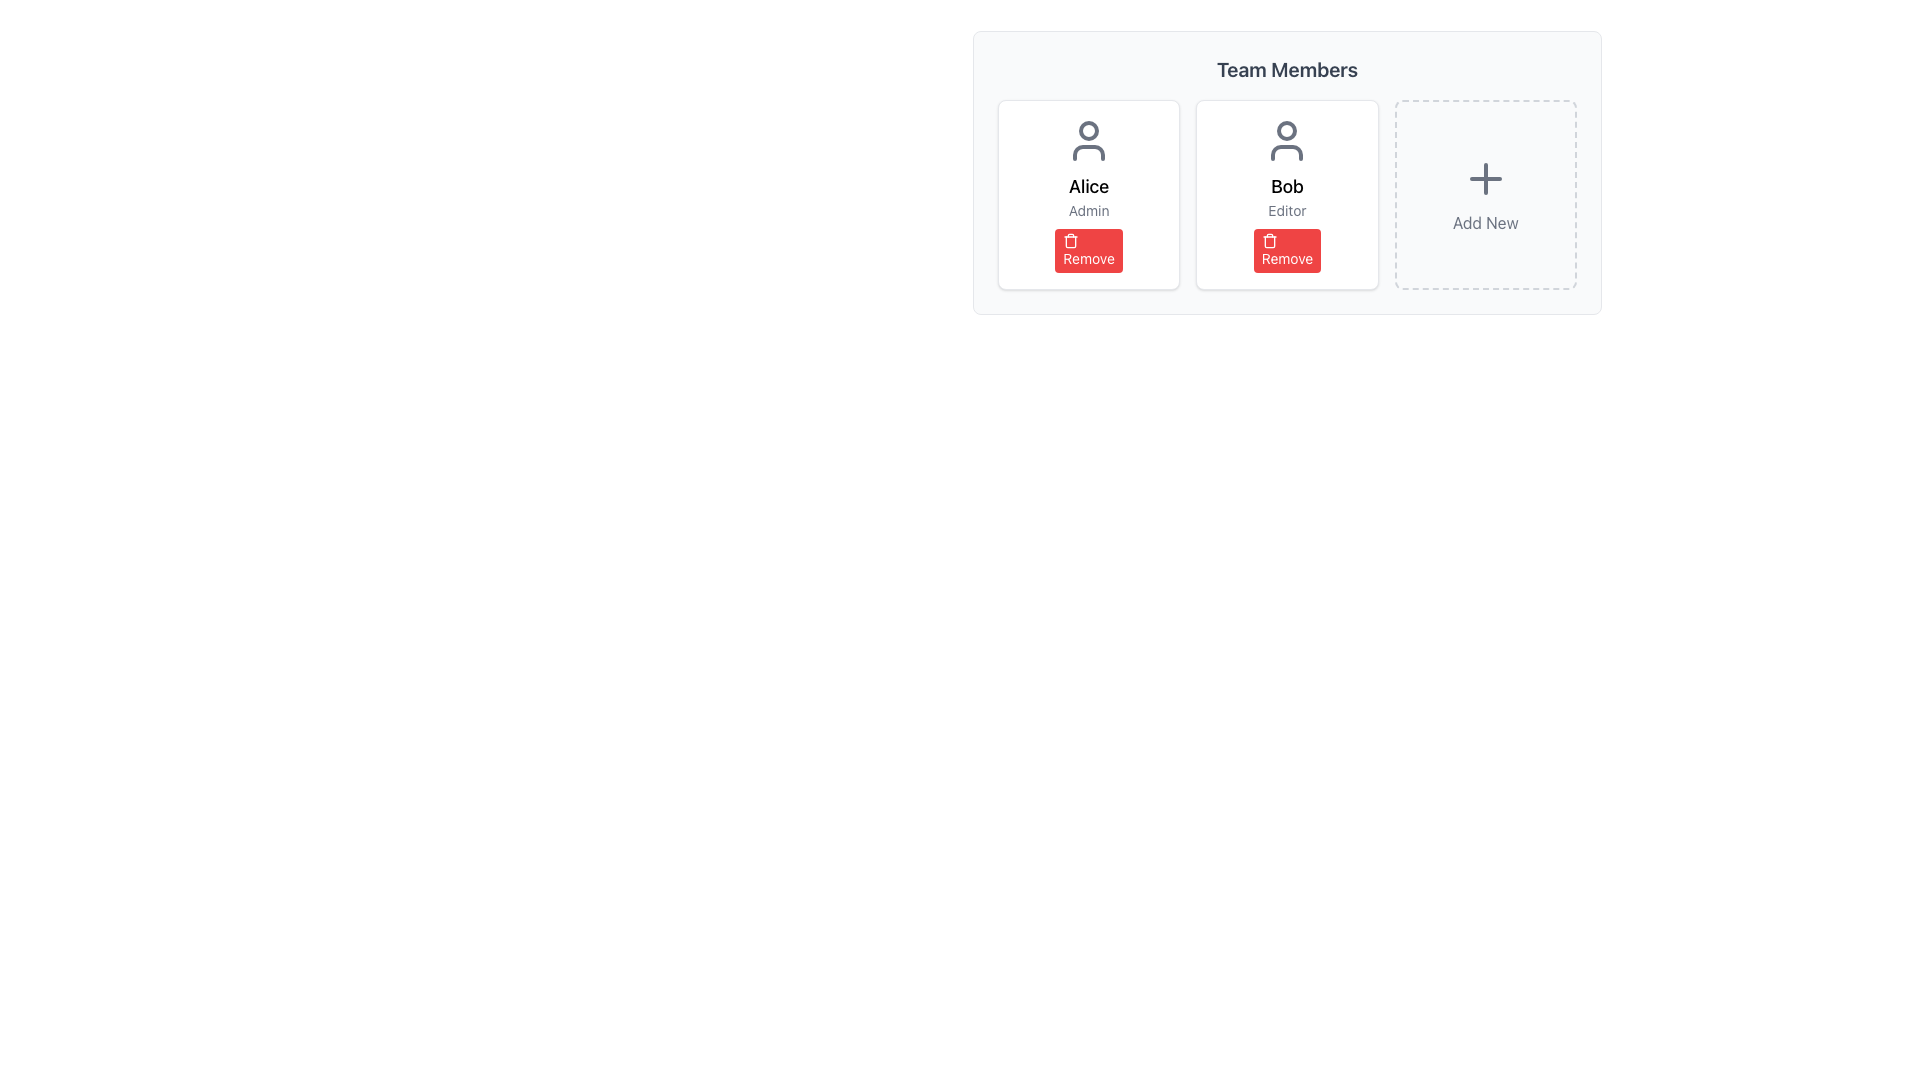  What do you see at coordinates (1287, 211) in the screenshot?
I see `the text label displaying 'Editor', which is styled with a smaller font size and gray color, located beneath the name 'Bob' in the center card of the 'Team Members' section` at bounding box center [1287, 211].